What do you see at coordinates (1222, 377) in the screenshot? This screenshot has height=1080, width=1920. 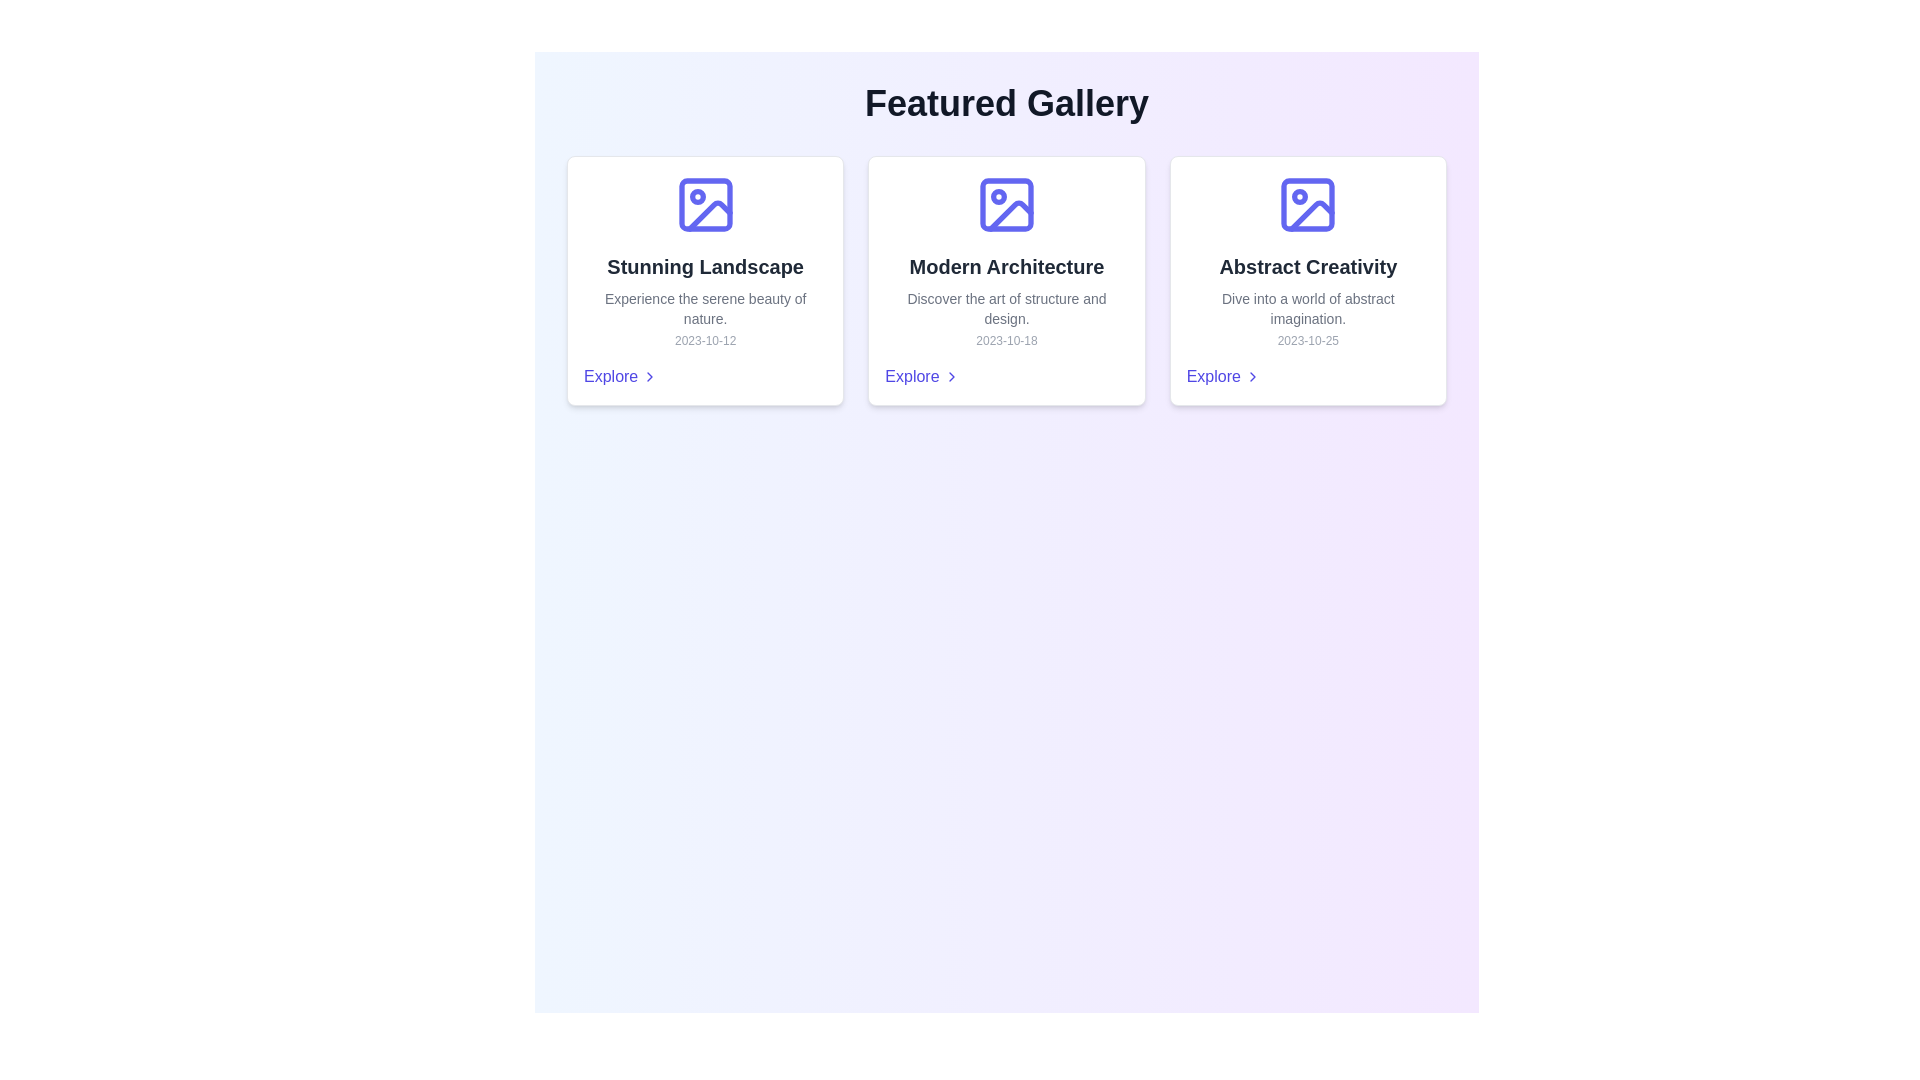 I see `the 'Explore' link or button located at the bottom right of the 'Abstract Creativity' card` at bounding box center [1222, 377].